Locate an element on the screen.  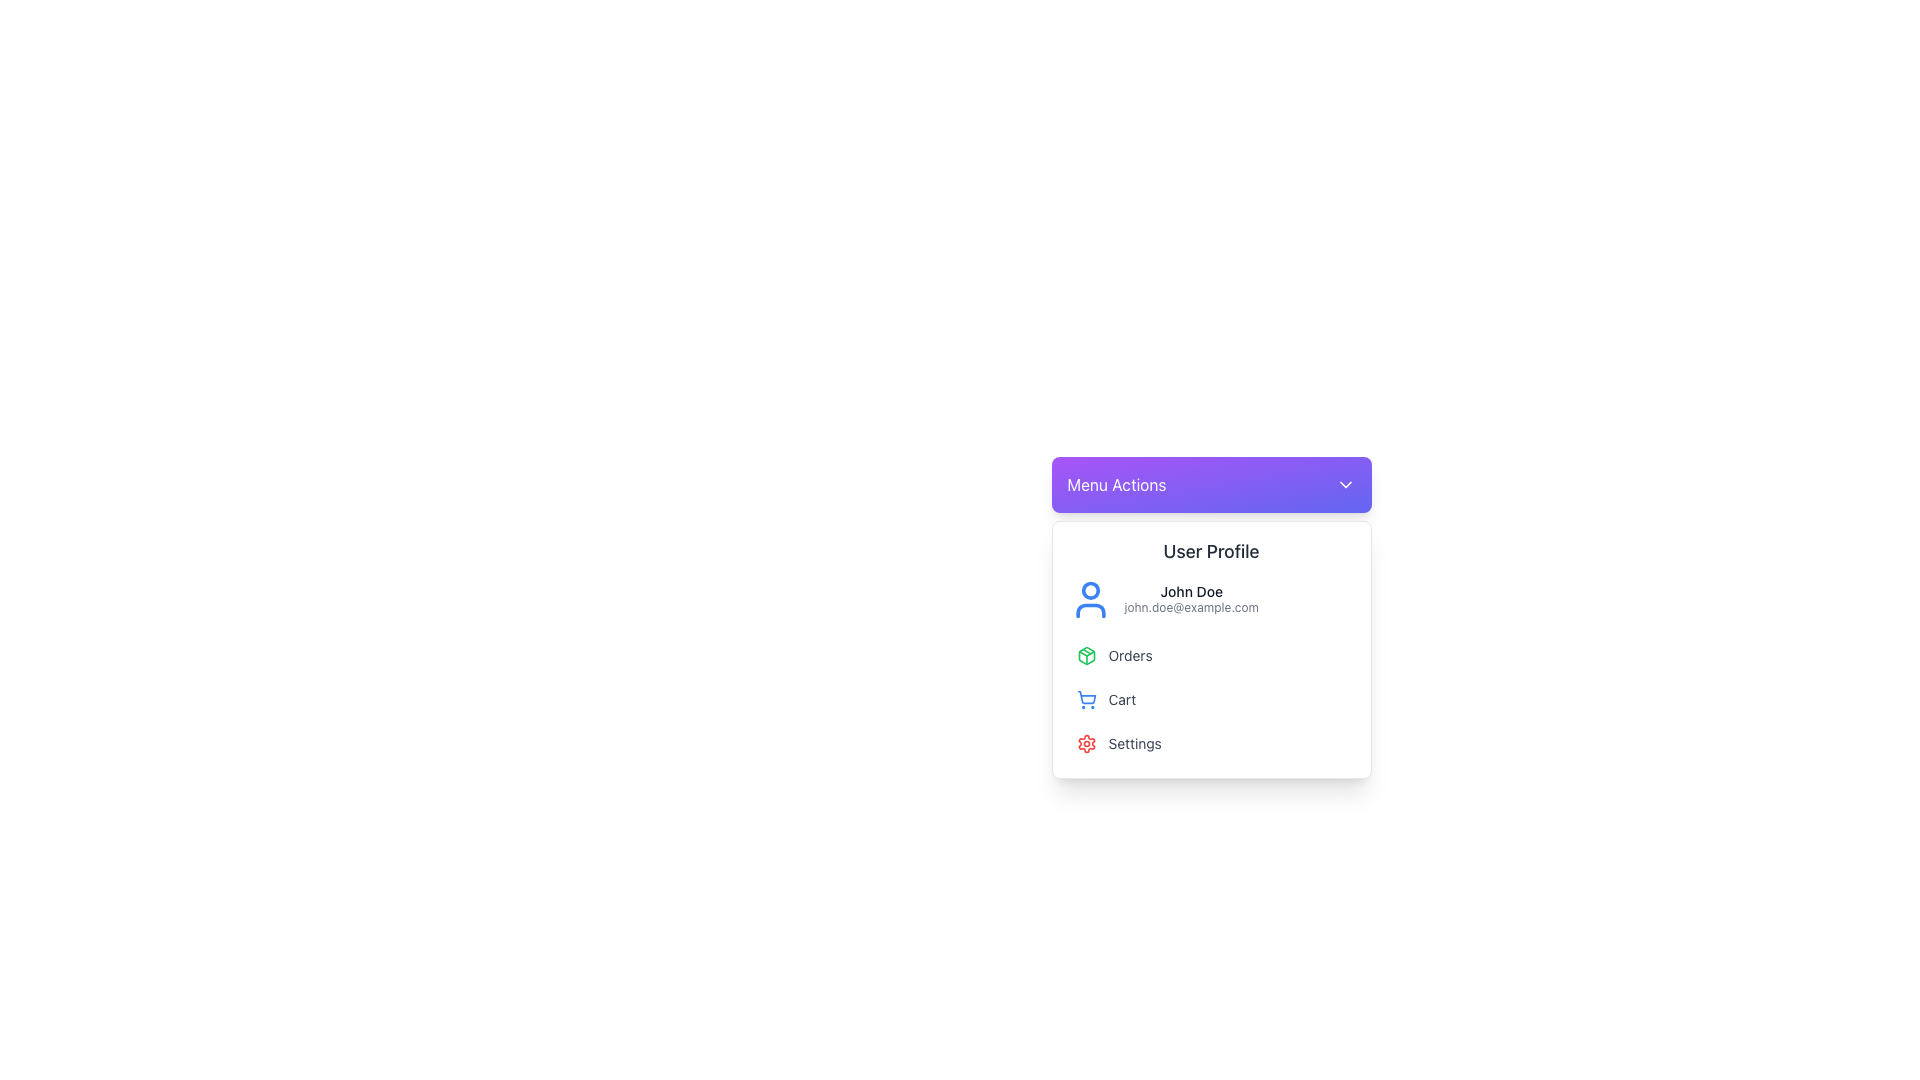
the Profile Display element, which represents the logged-in user's information and is located below the 'User Profile' label in the dropdown menu is located at coordinates (1210, 599).